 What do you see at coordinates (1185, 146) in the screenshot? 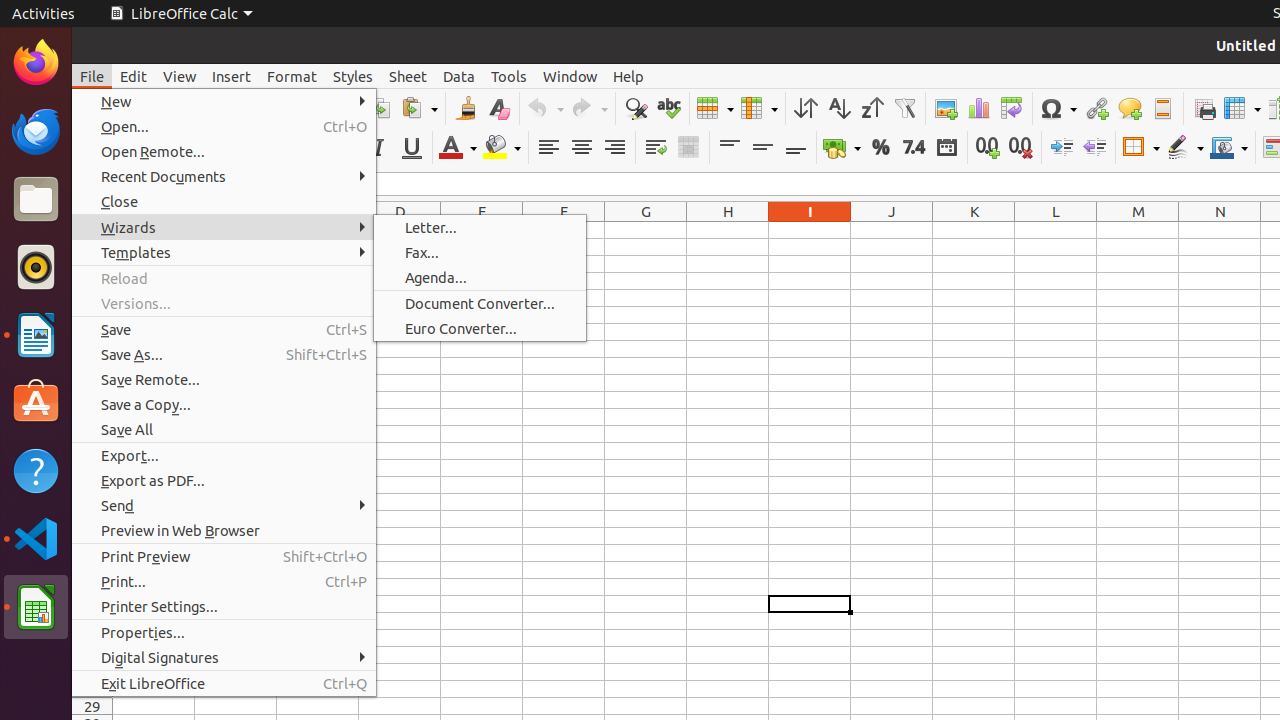
I see `'Border Style'` at bounding box center [1185, 146].